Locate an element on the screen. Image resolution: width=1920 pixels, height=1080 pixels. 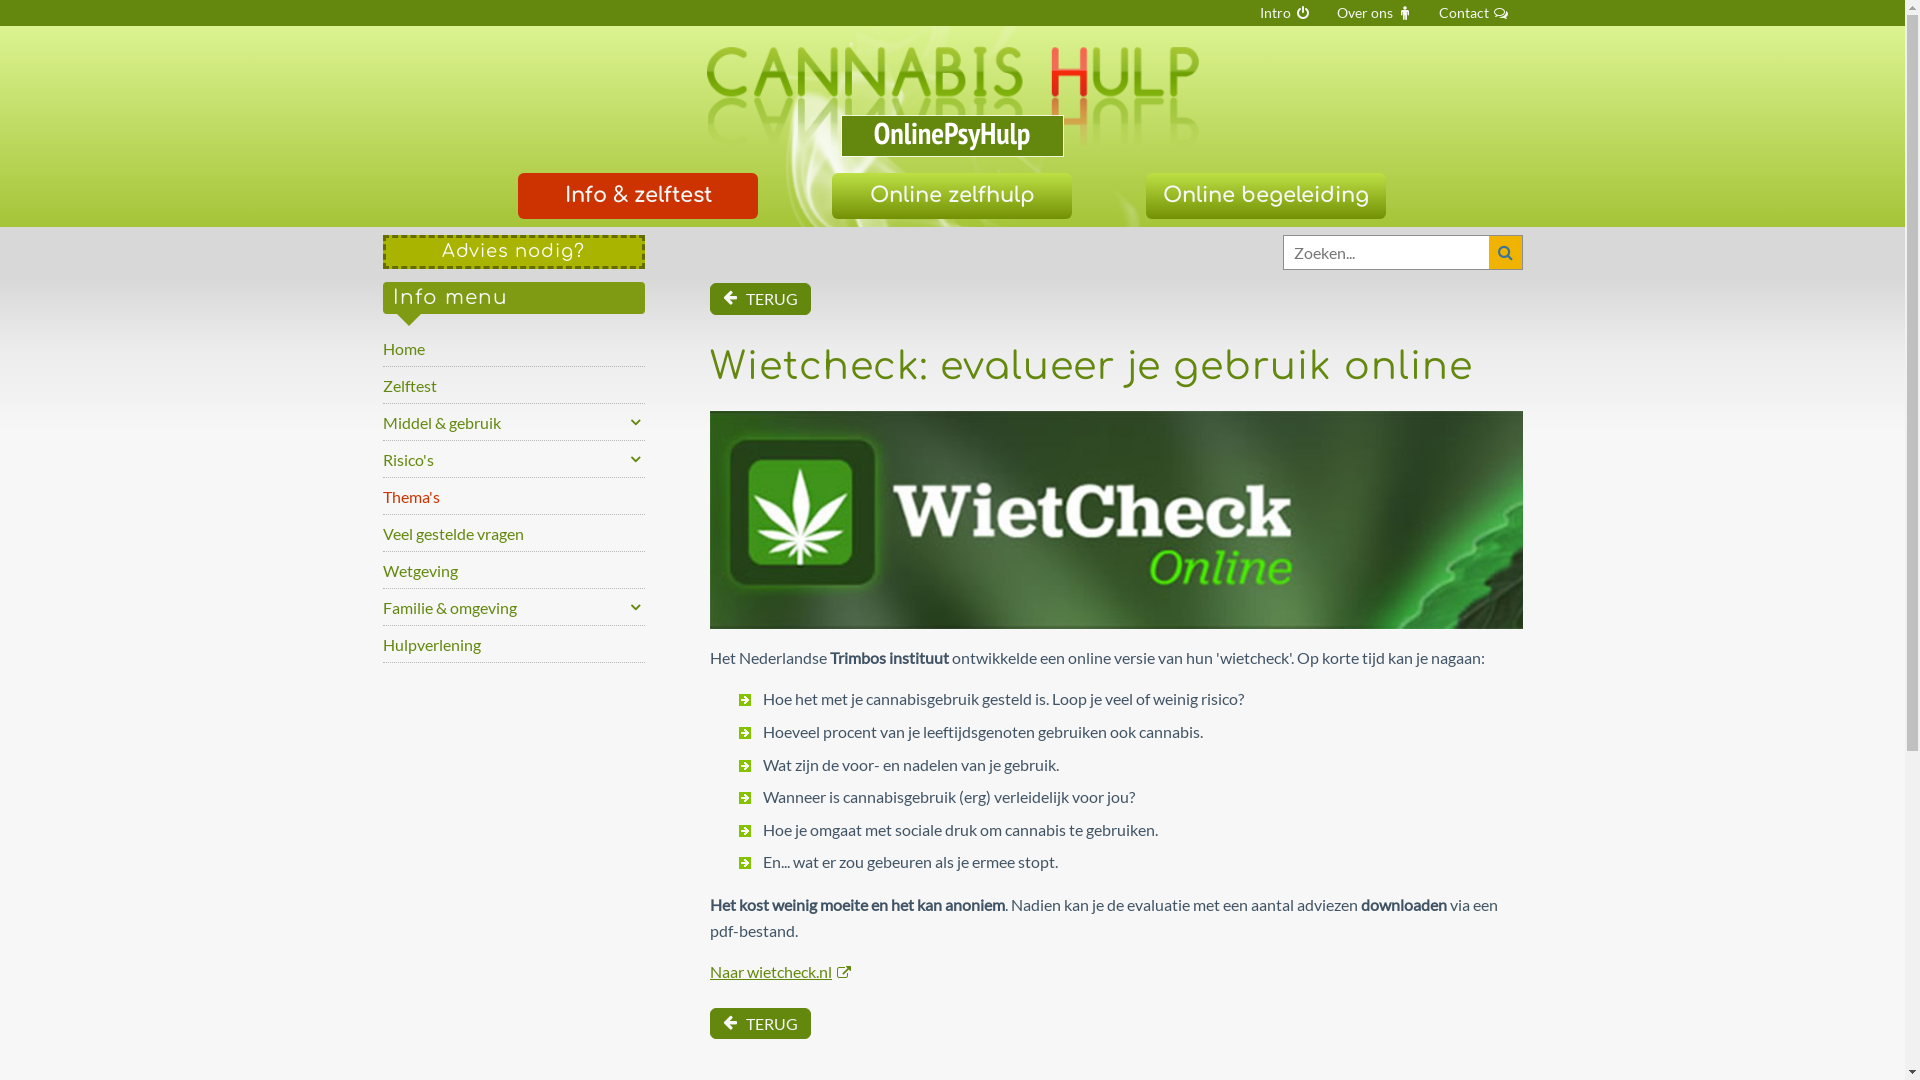
'Thema's' is located at coordinates (382, 495).